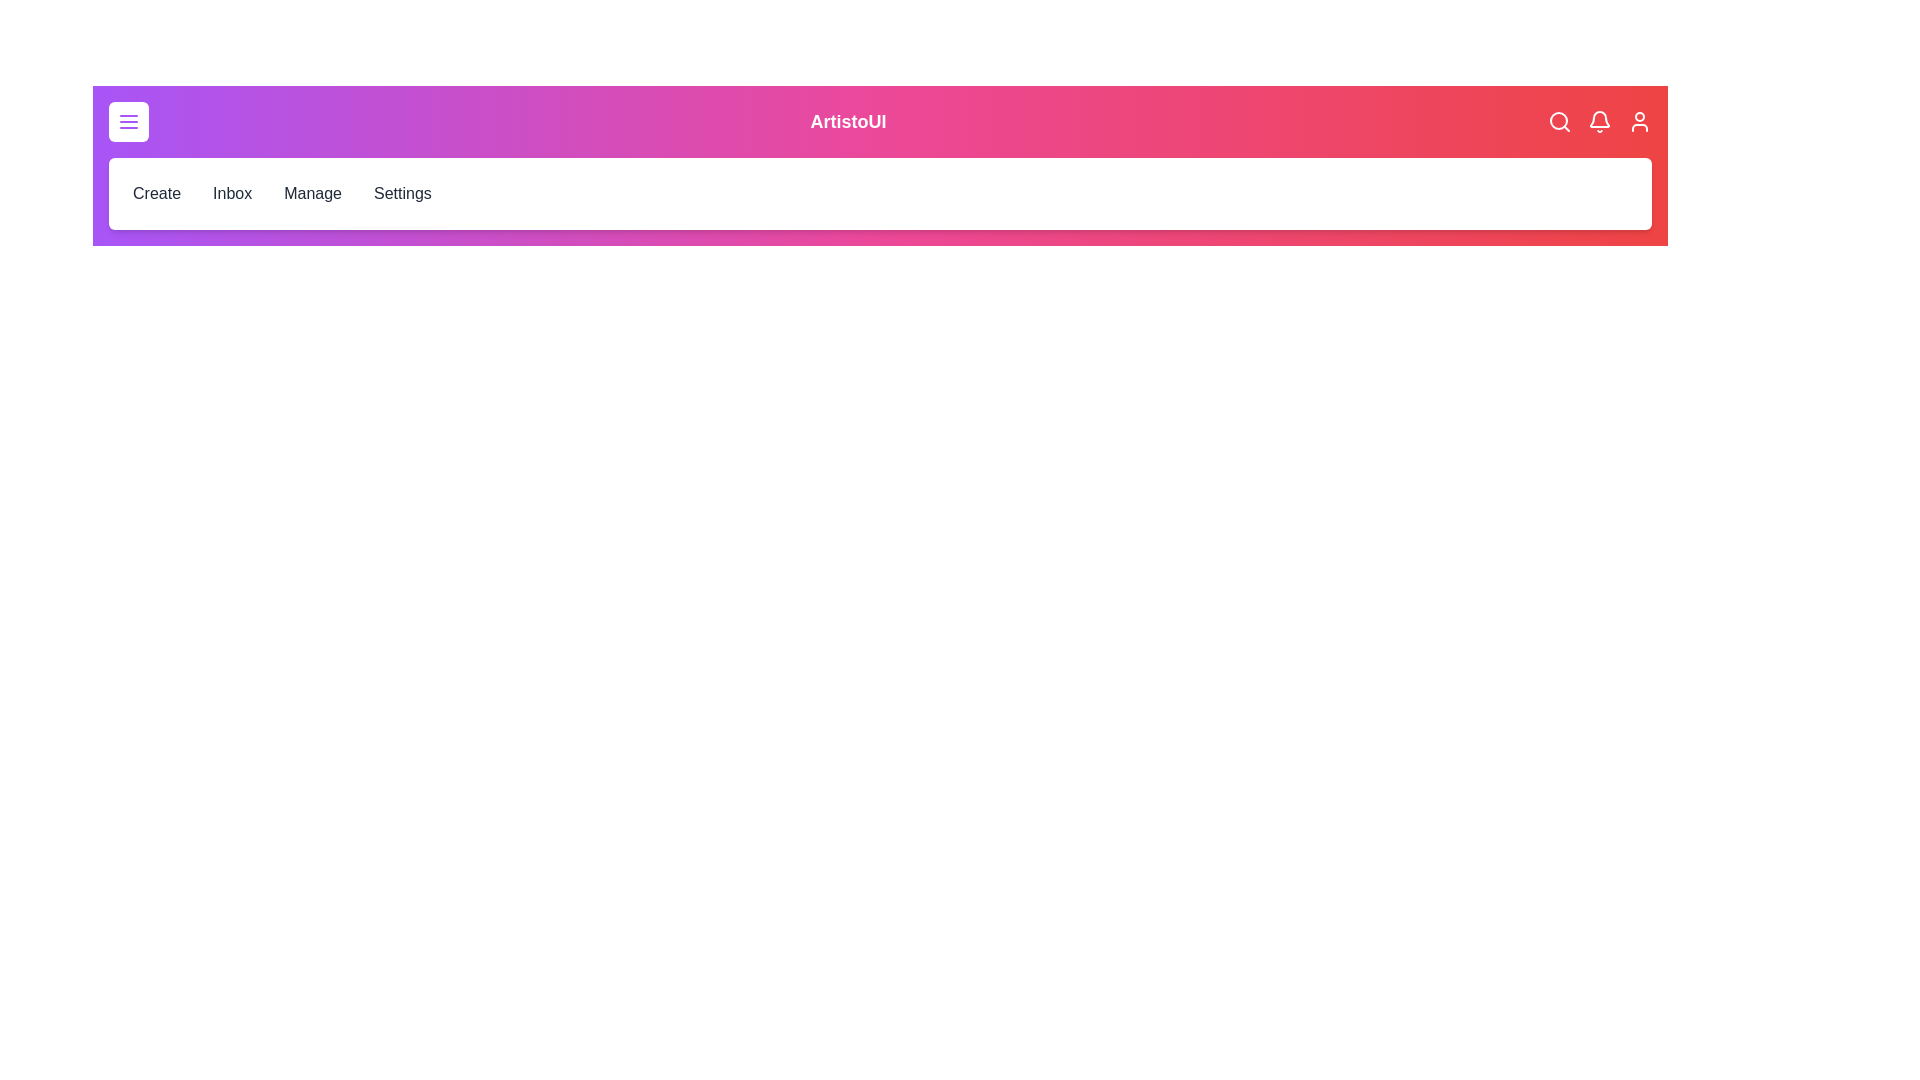  What do you see at coordinates (156, 193) in the screenshot?
I see `the Create menu item` at bounding box center [156, 193].